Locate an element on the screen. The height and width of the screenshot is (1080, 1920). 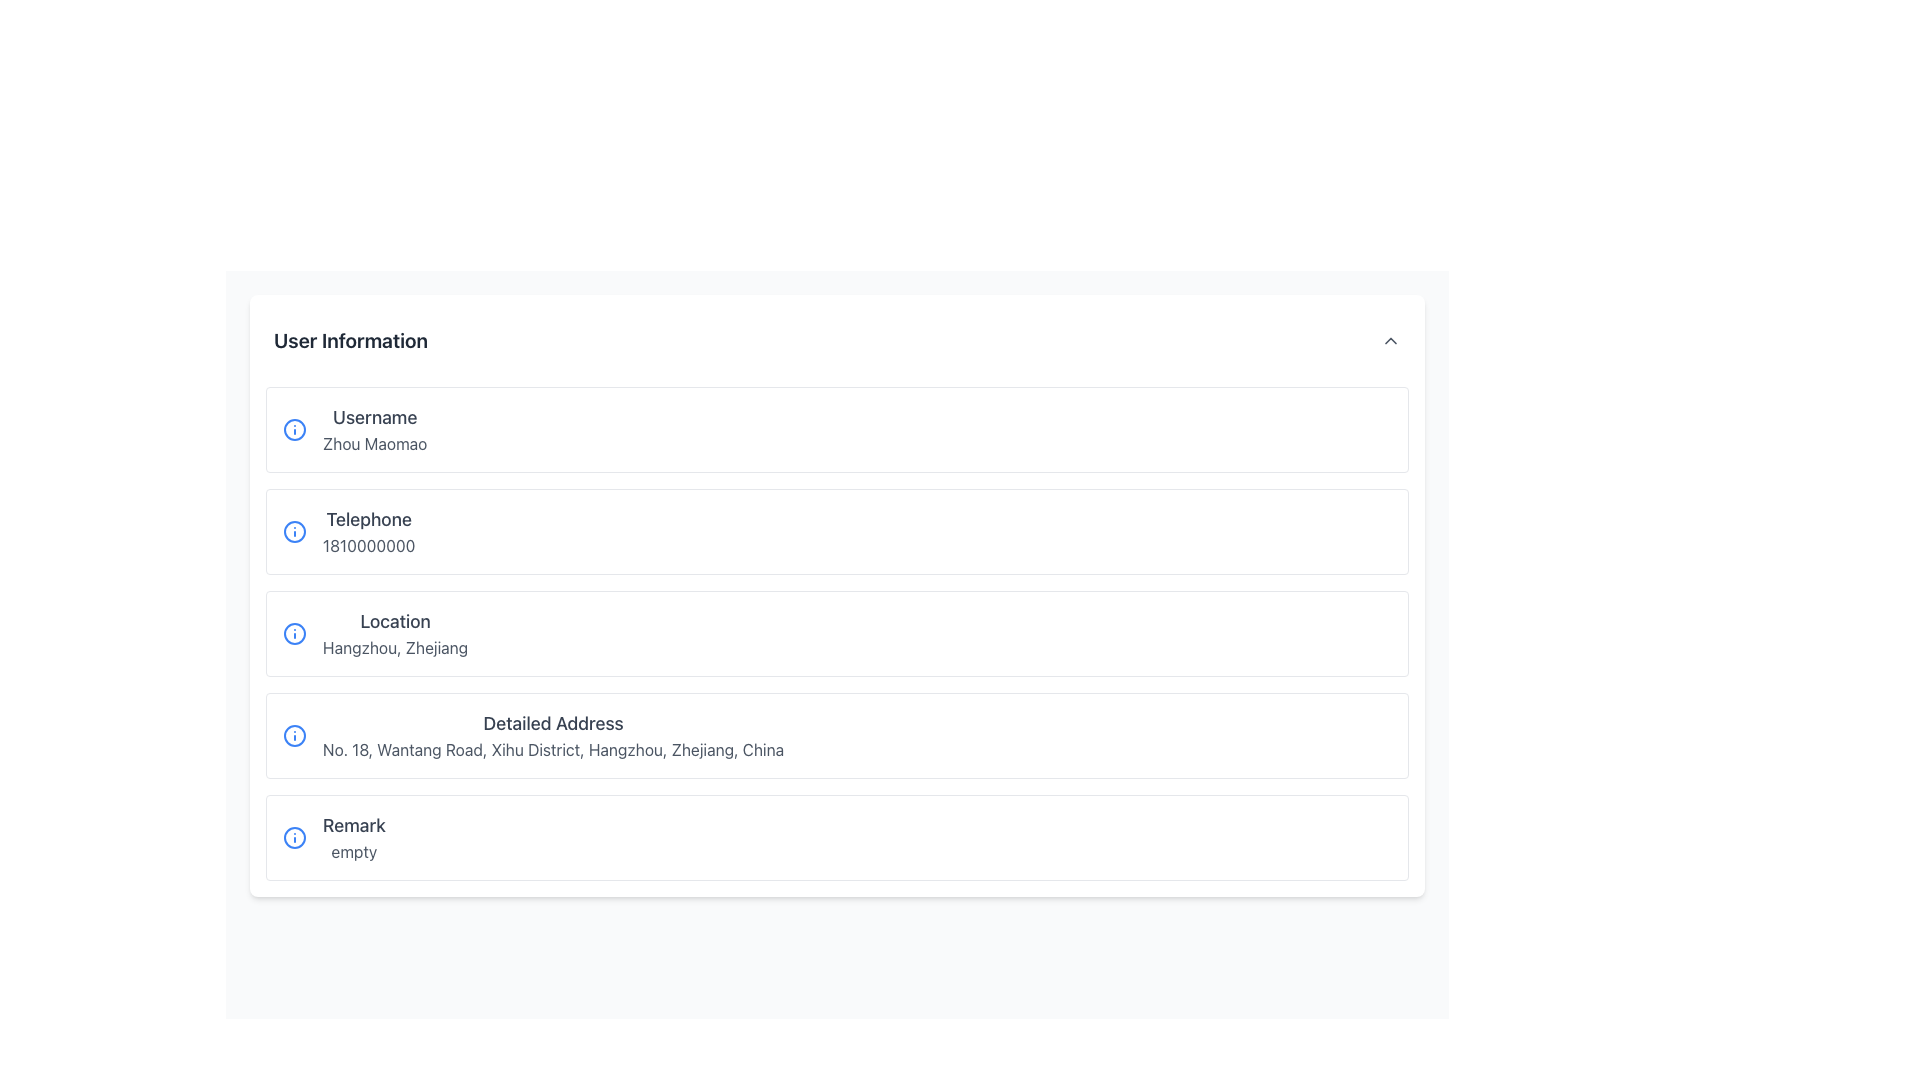
the static text label 'Remark' located at the bottom-most section of the user information display, which serves as a descriptive header for the content below is located at coordinates (354, 825).